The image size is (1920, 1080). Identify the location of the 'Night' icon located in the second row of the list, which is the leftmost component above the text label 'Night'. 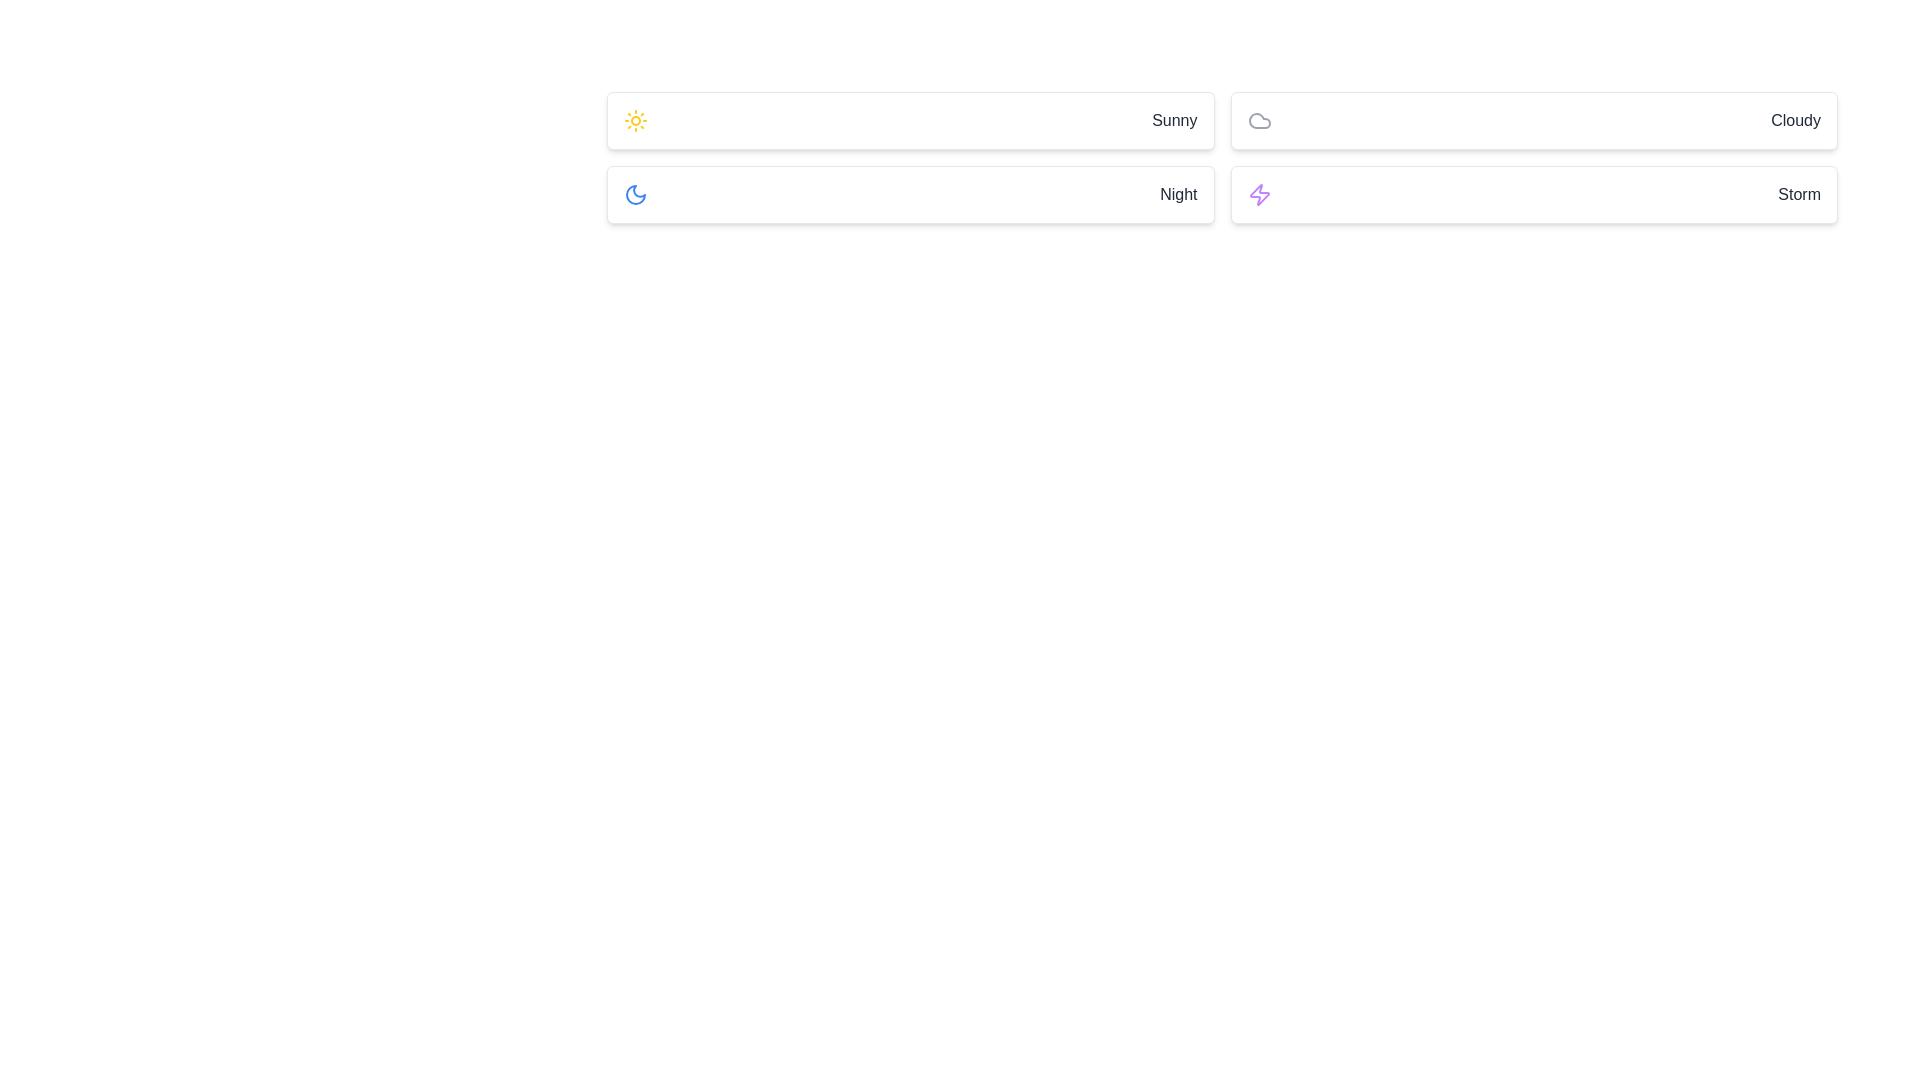
(634, 195).